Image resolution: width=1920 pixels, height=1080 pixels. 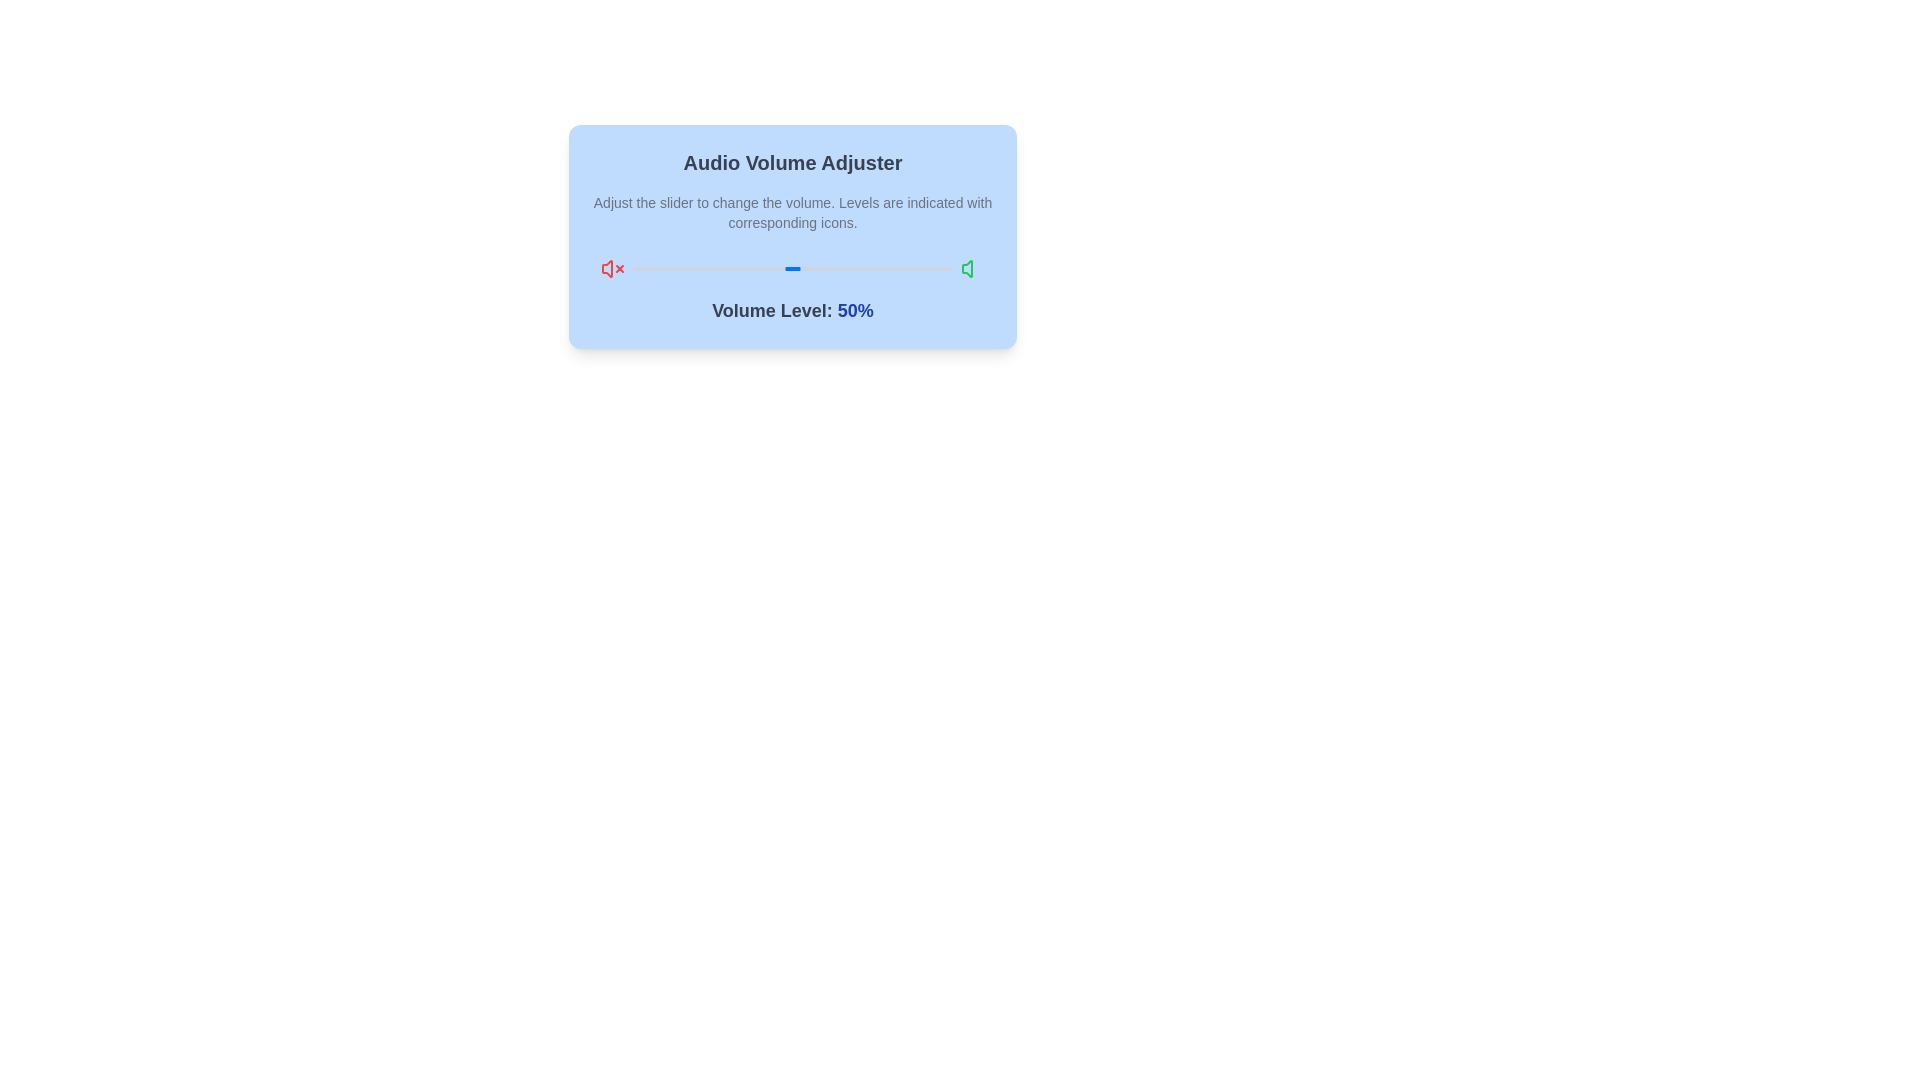 I want to click on the slider to set the volume to 97%, so click(x=942, y=268).